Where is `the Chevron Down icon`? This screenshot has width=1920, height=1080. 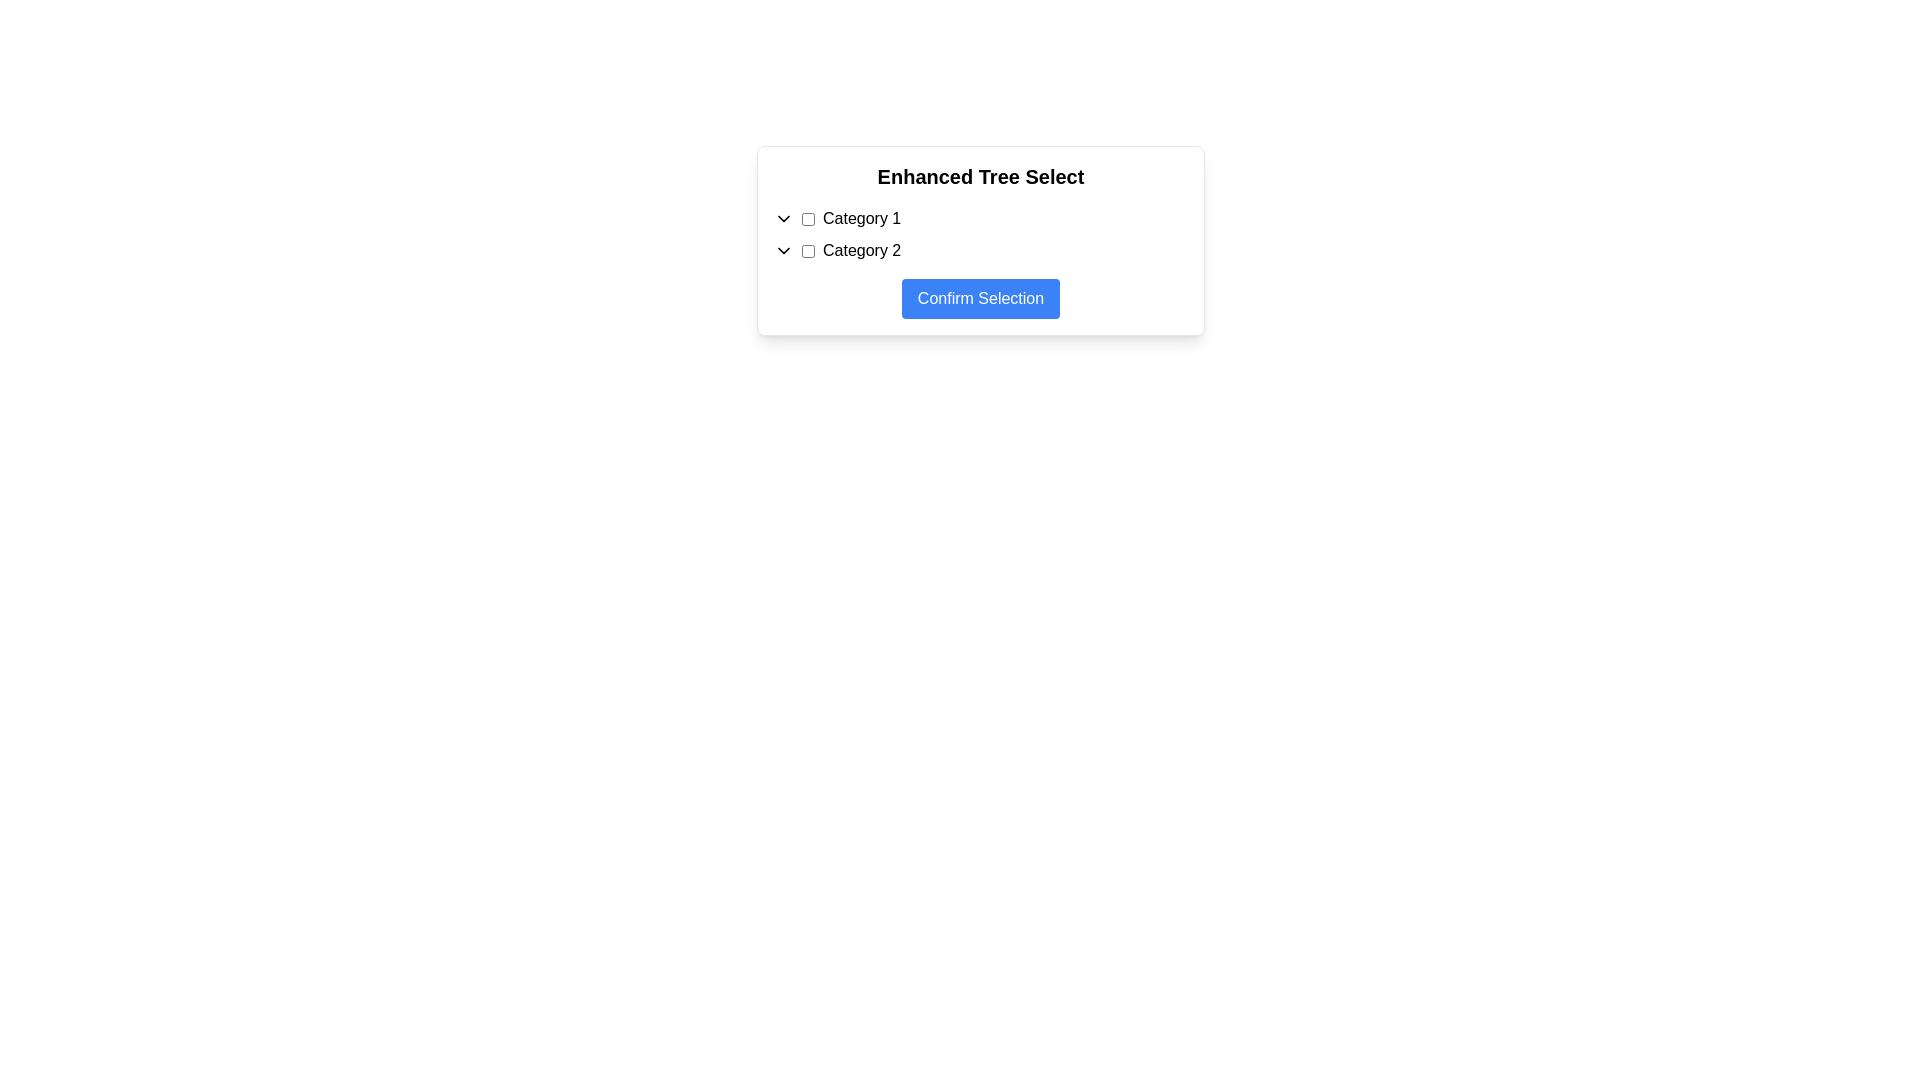 the Chevron Down icon is located at coordinates (782, 219).